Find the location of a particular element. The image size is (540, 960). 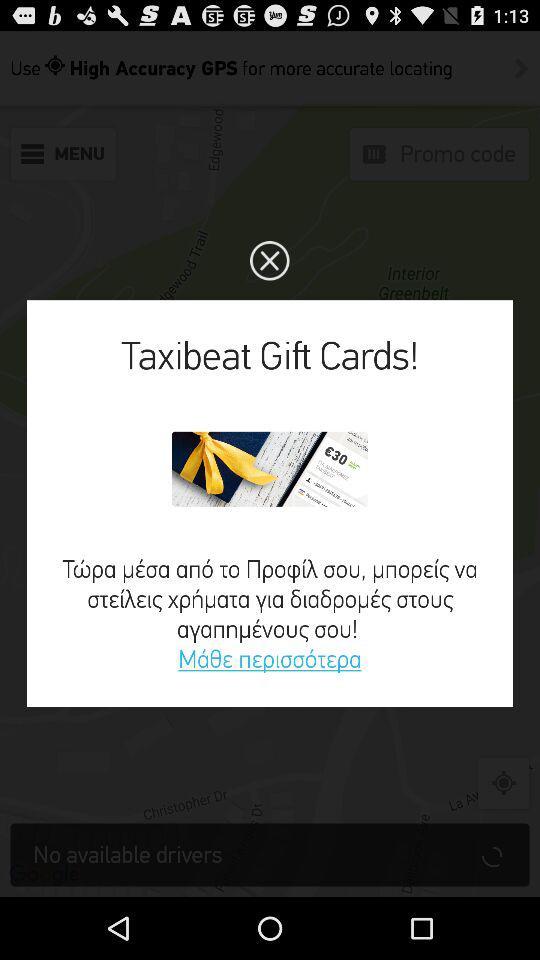

the close icon is located at coordinates (269, 278).